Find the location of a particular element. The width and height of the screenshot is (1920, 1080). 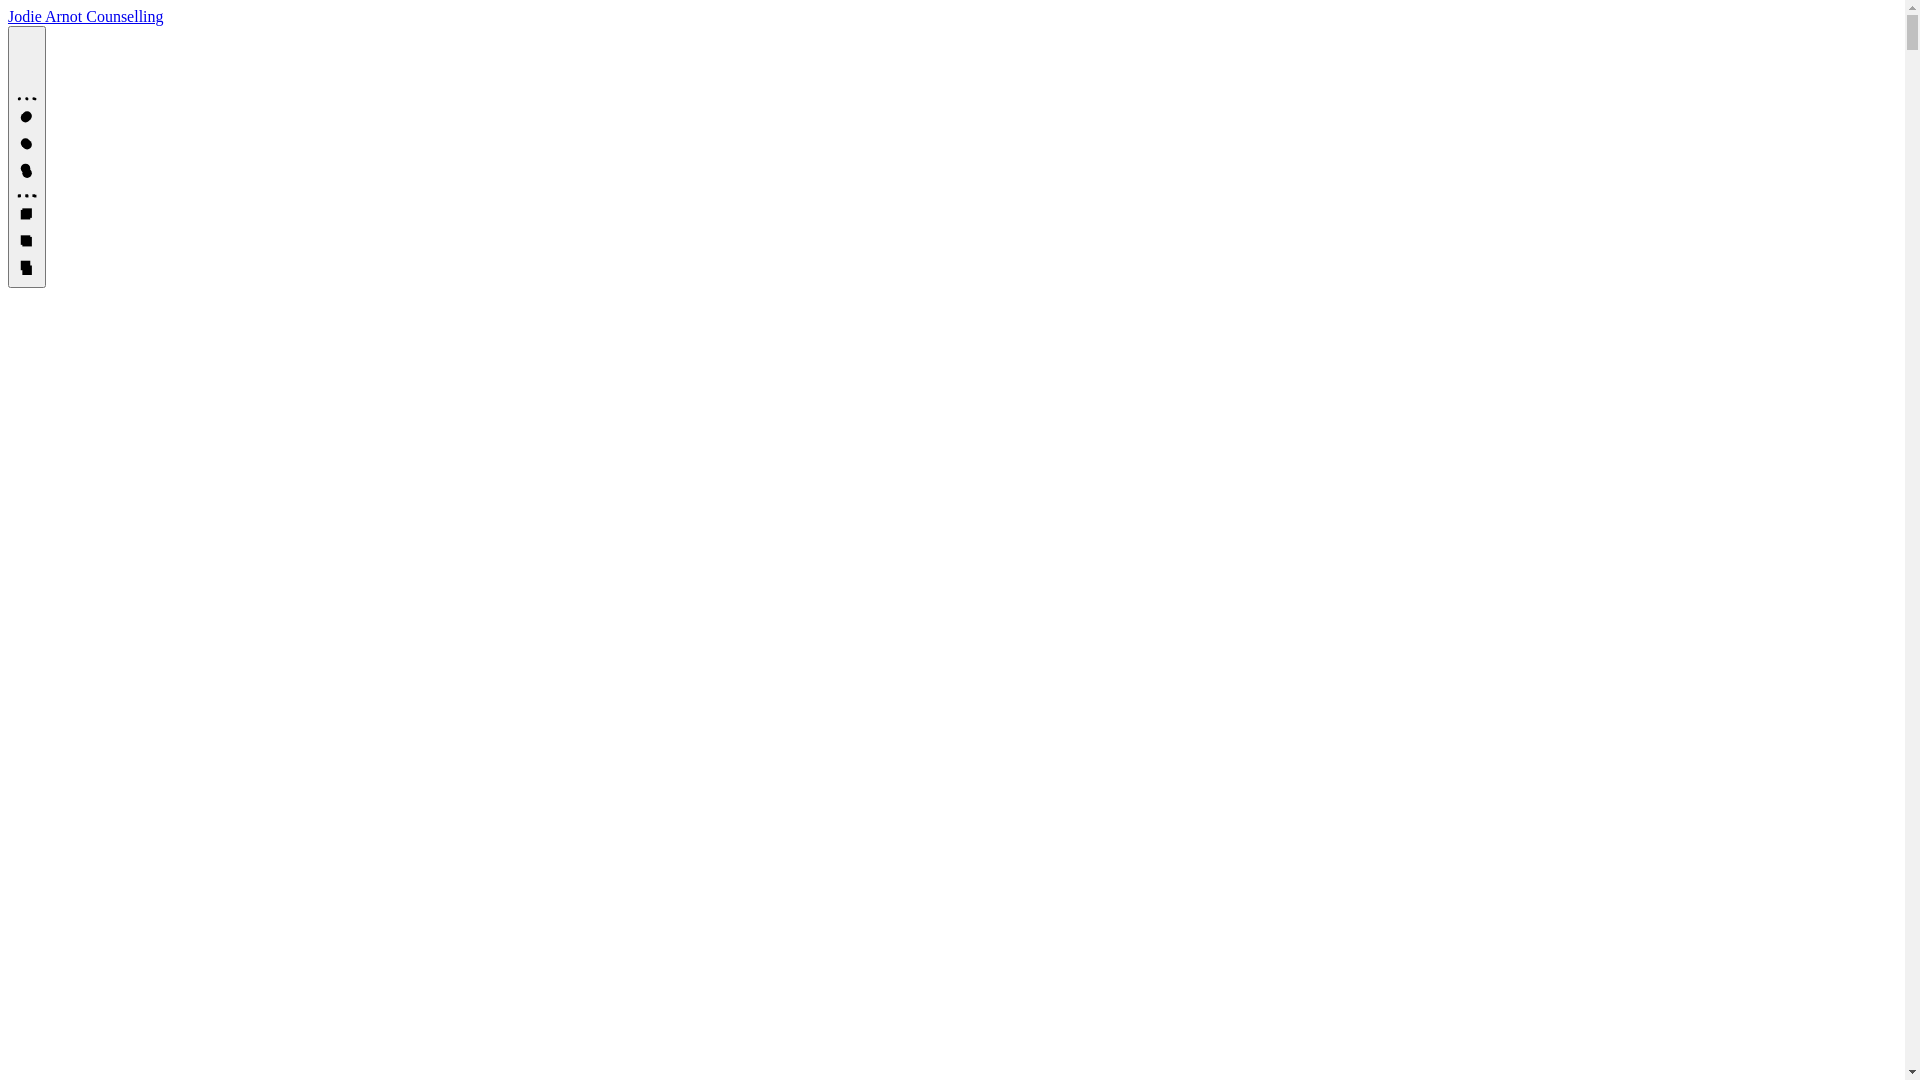

'Jodie Arnot Counselling' is located at coordinates (85, 16).